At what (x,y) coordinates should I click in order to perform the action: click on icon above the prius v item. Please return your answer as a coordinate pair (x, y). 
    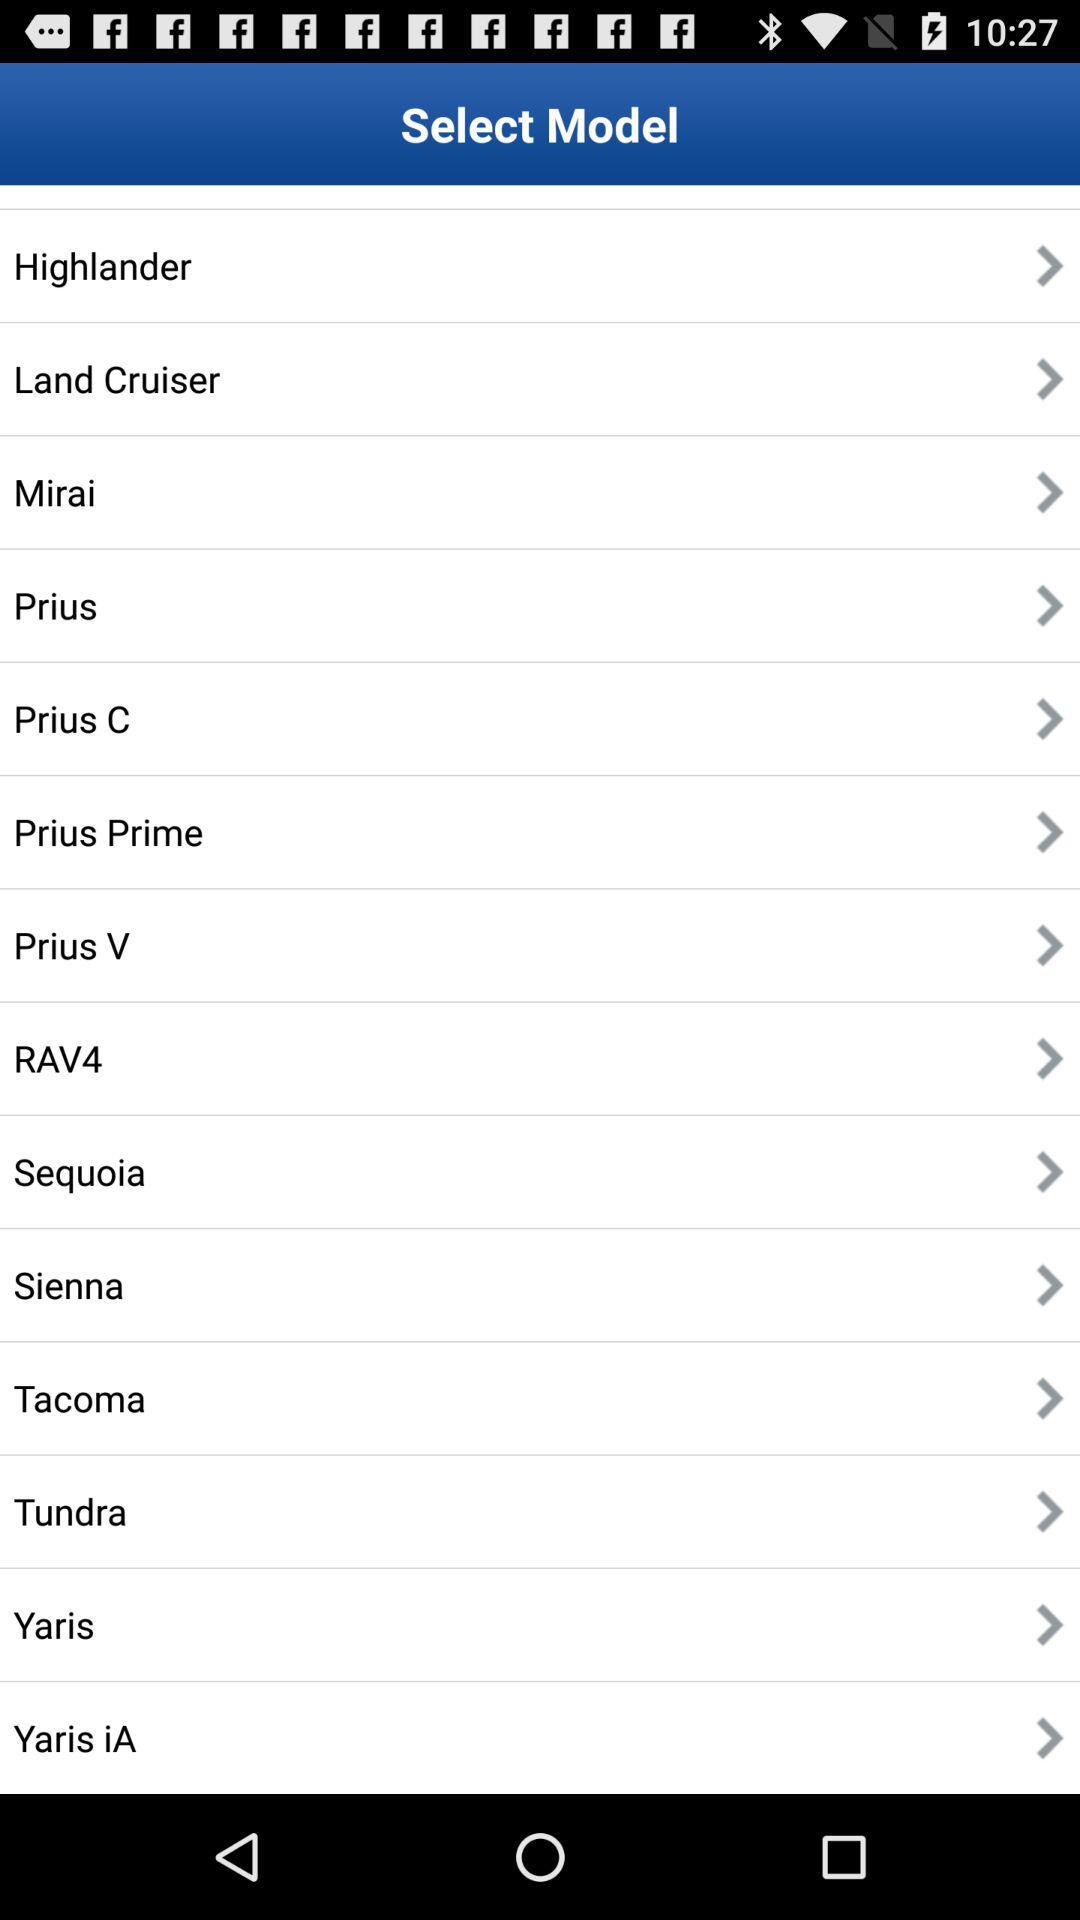
    Looking at the image, I should click on (108, 831).